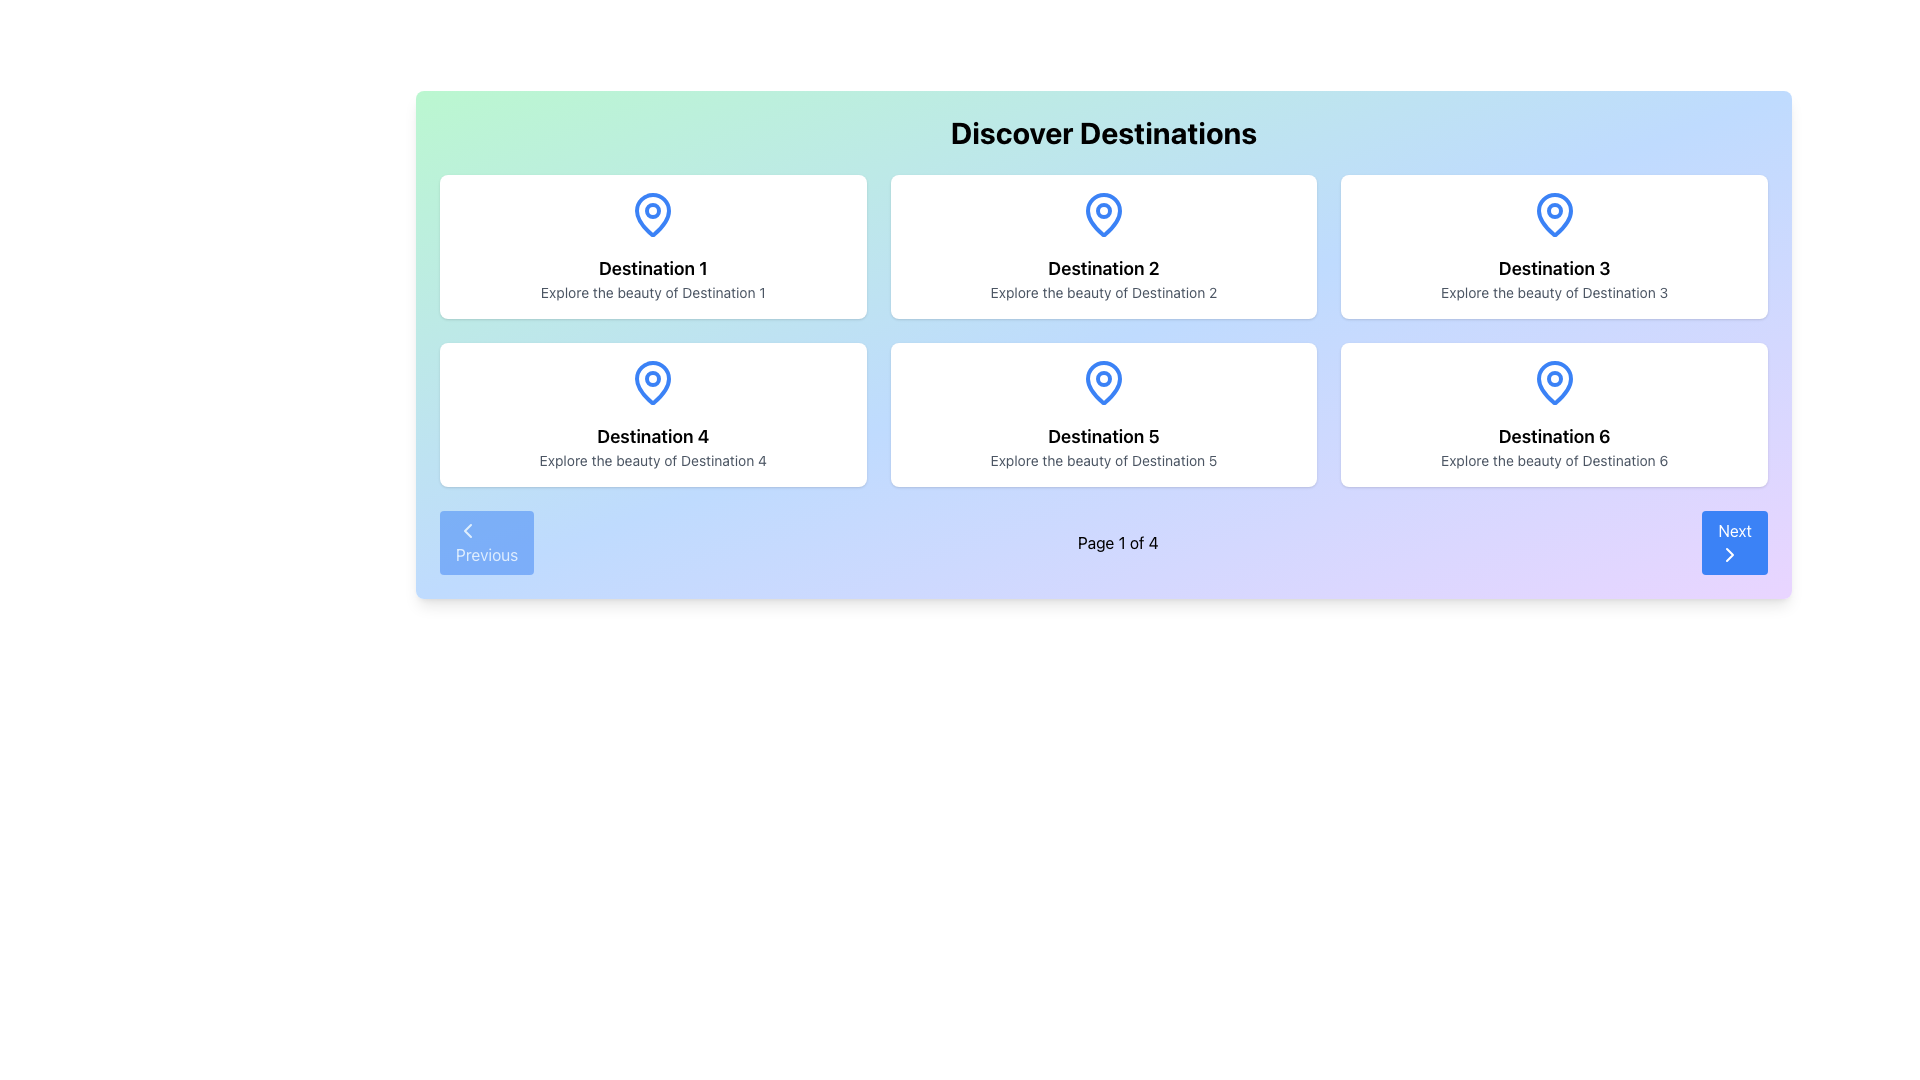 The width and height of the screenshot is (1920, 1080). I want to click on the Icon at the top center of the 'Destination 2' card in the second column of the top row, so click(1103, 215).